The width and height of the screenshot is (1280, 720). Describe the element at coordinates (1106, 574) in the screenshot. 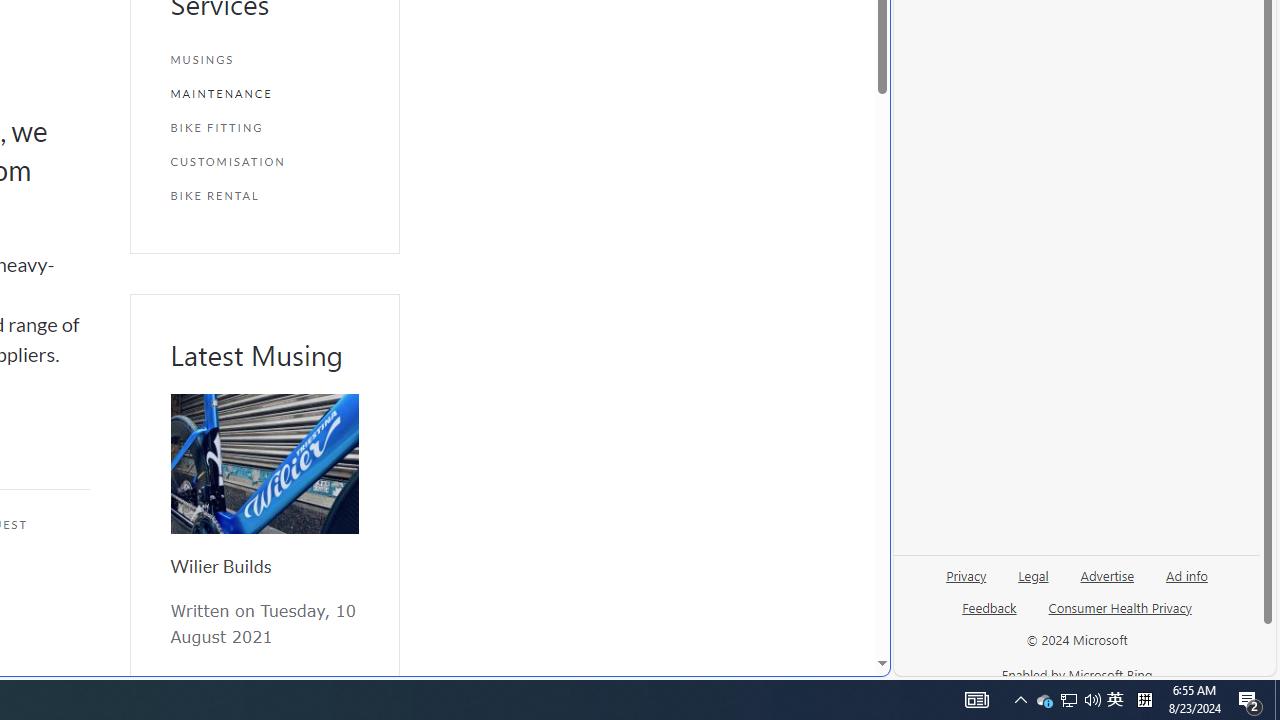

I see `'Advertise'` at that location.